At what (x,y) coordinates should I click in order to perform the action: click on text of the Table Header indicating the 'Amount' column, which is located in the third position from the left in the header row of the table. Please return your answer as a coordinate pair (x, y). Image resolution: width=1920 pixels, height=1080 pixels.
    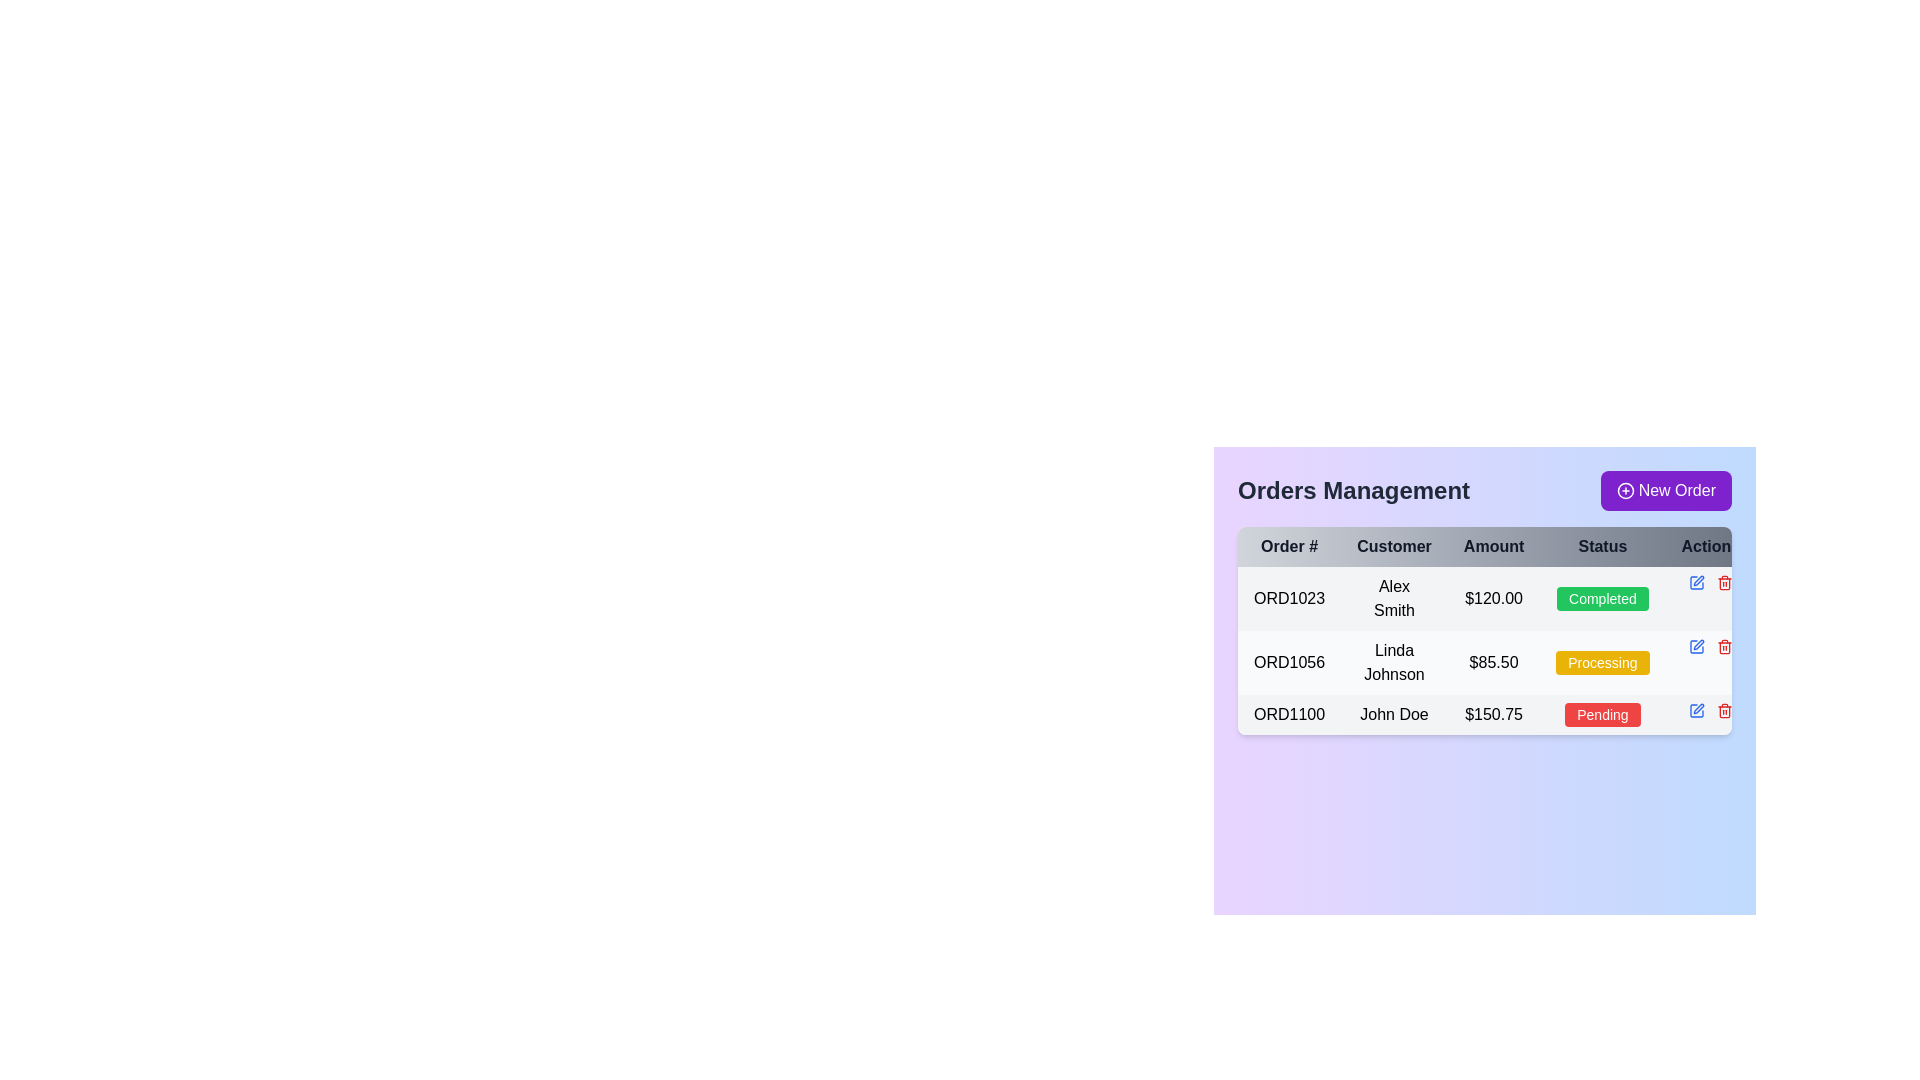
    Looking at the image, I should click on (1497, 547).